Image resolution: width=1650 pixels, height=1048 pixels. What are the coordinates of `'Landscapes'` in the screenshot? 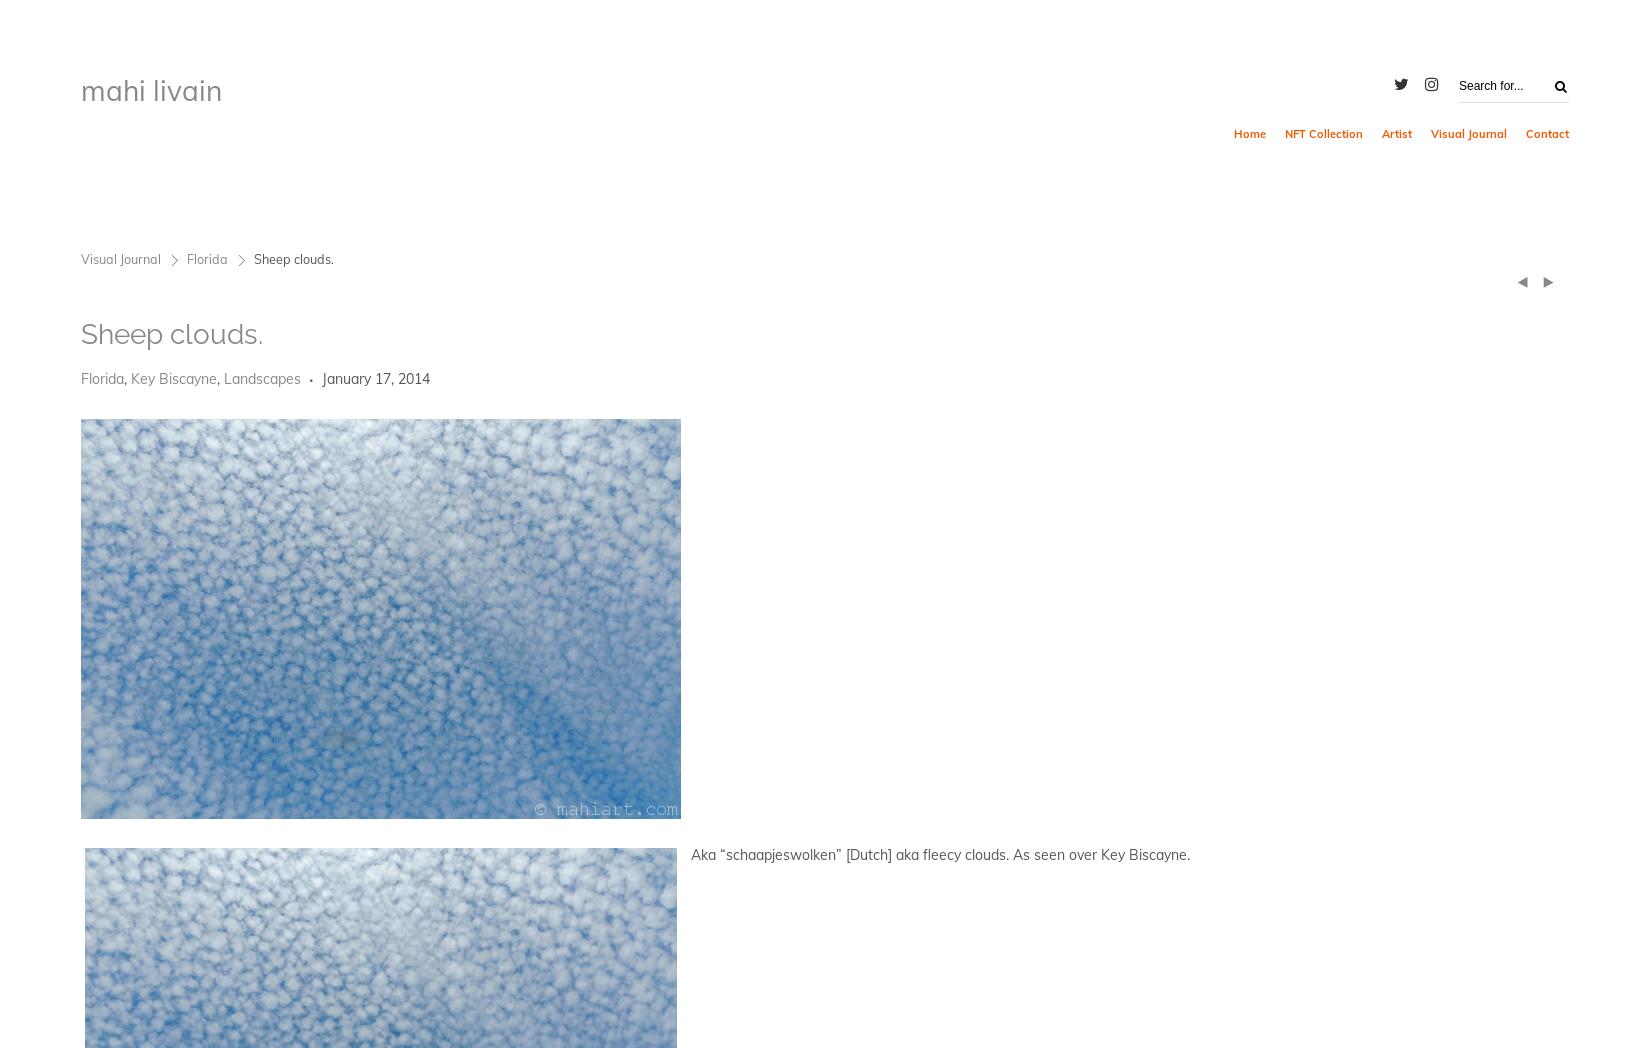 It's located at (262, 377).